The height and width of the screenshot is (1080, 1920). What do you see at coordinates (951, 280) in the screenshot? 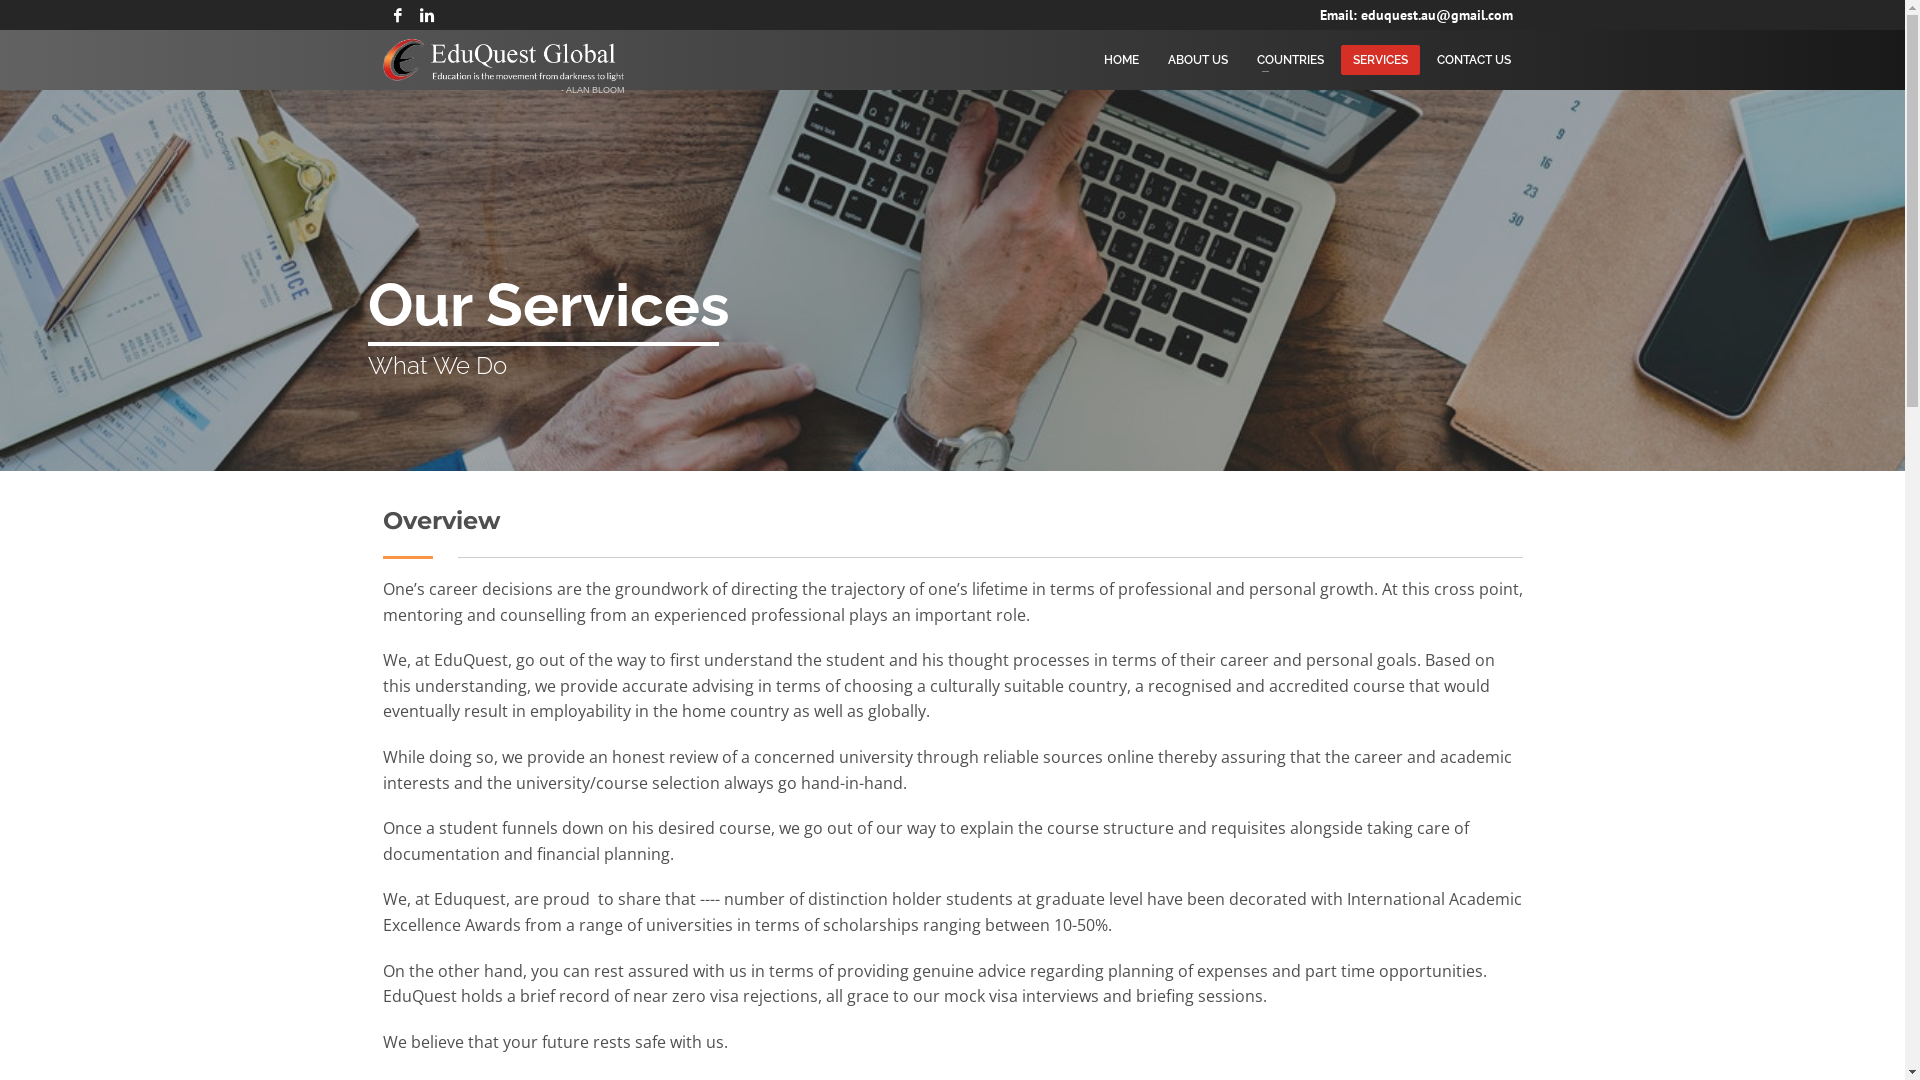
I see `'pexels-photo-1011329'` at bounding box center [951, 280].